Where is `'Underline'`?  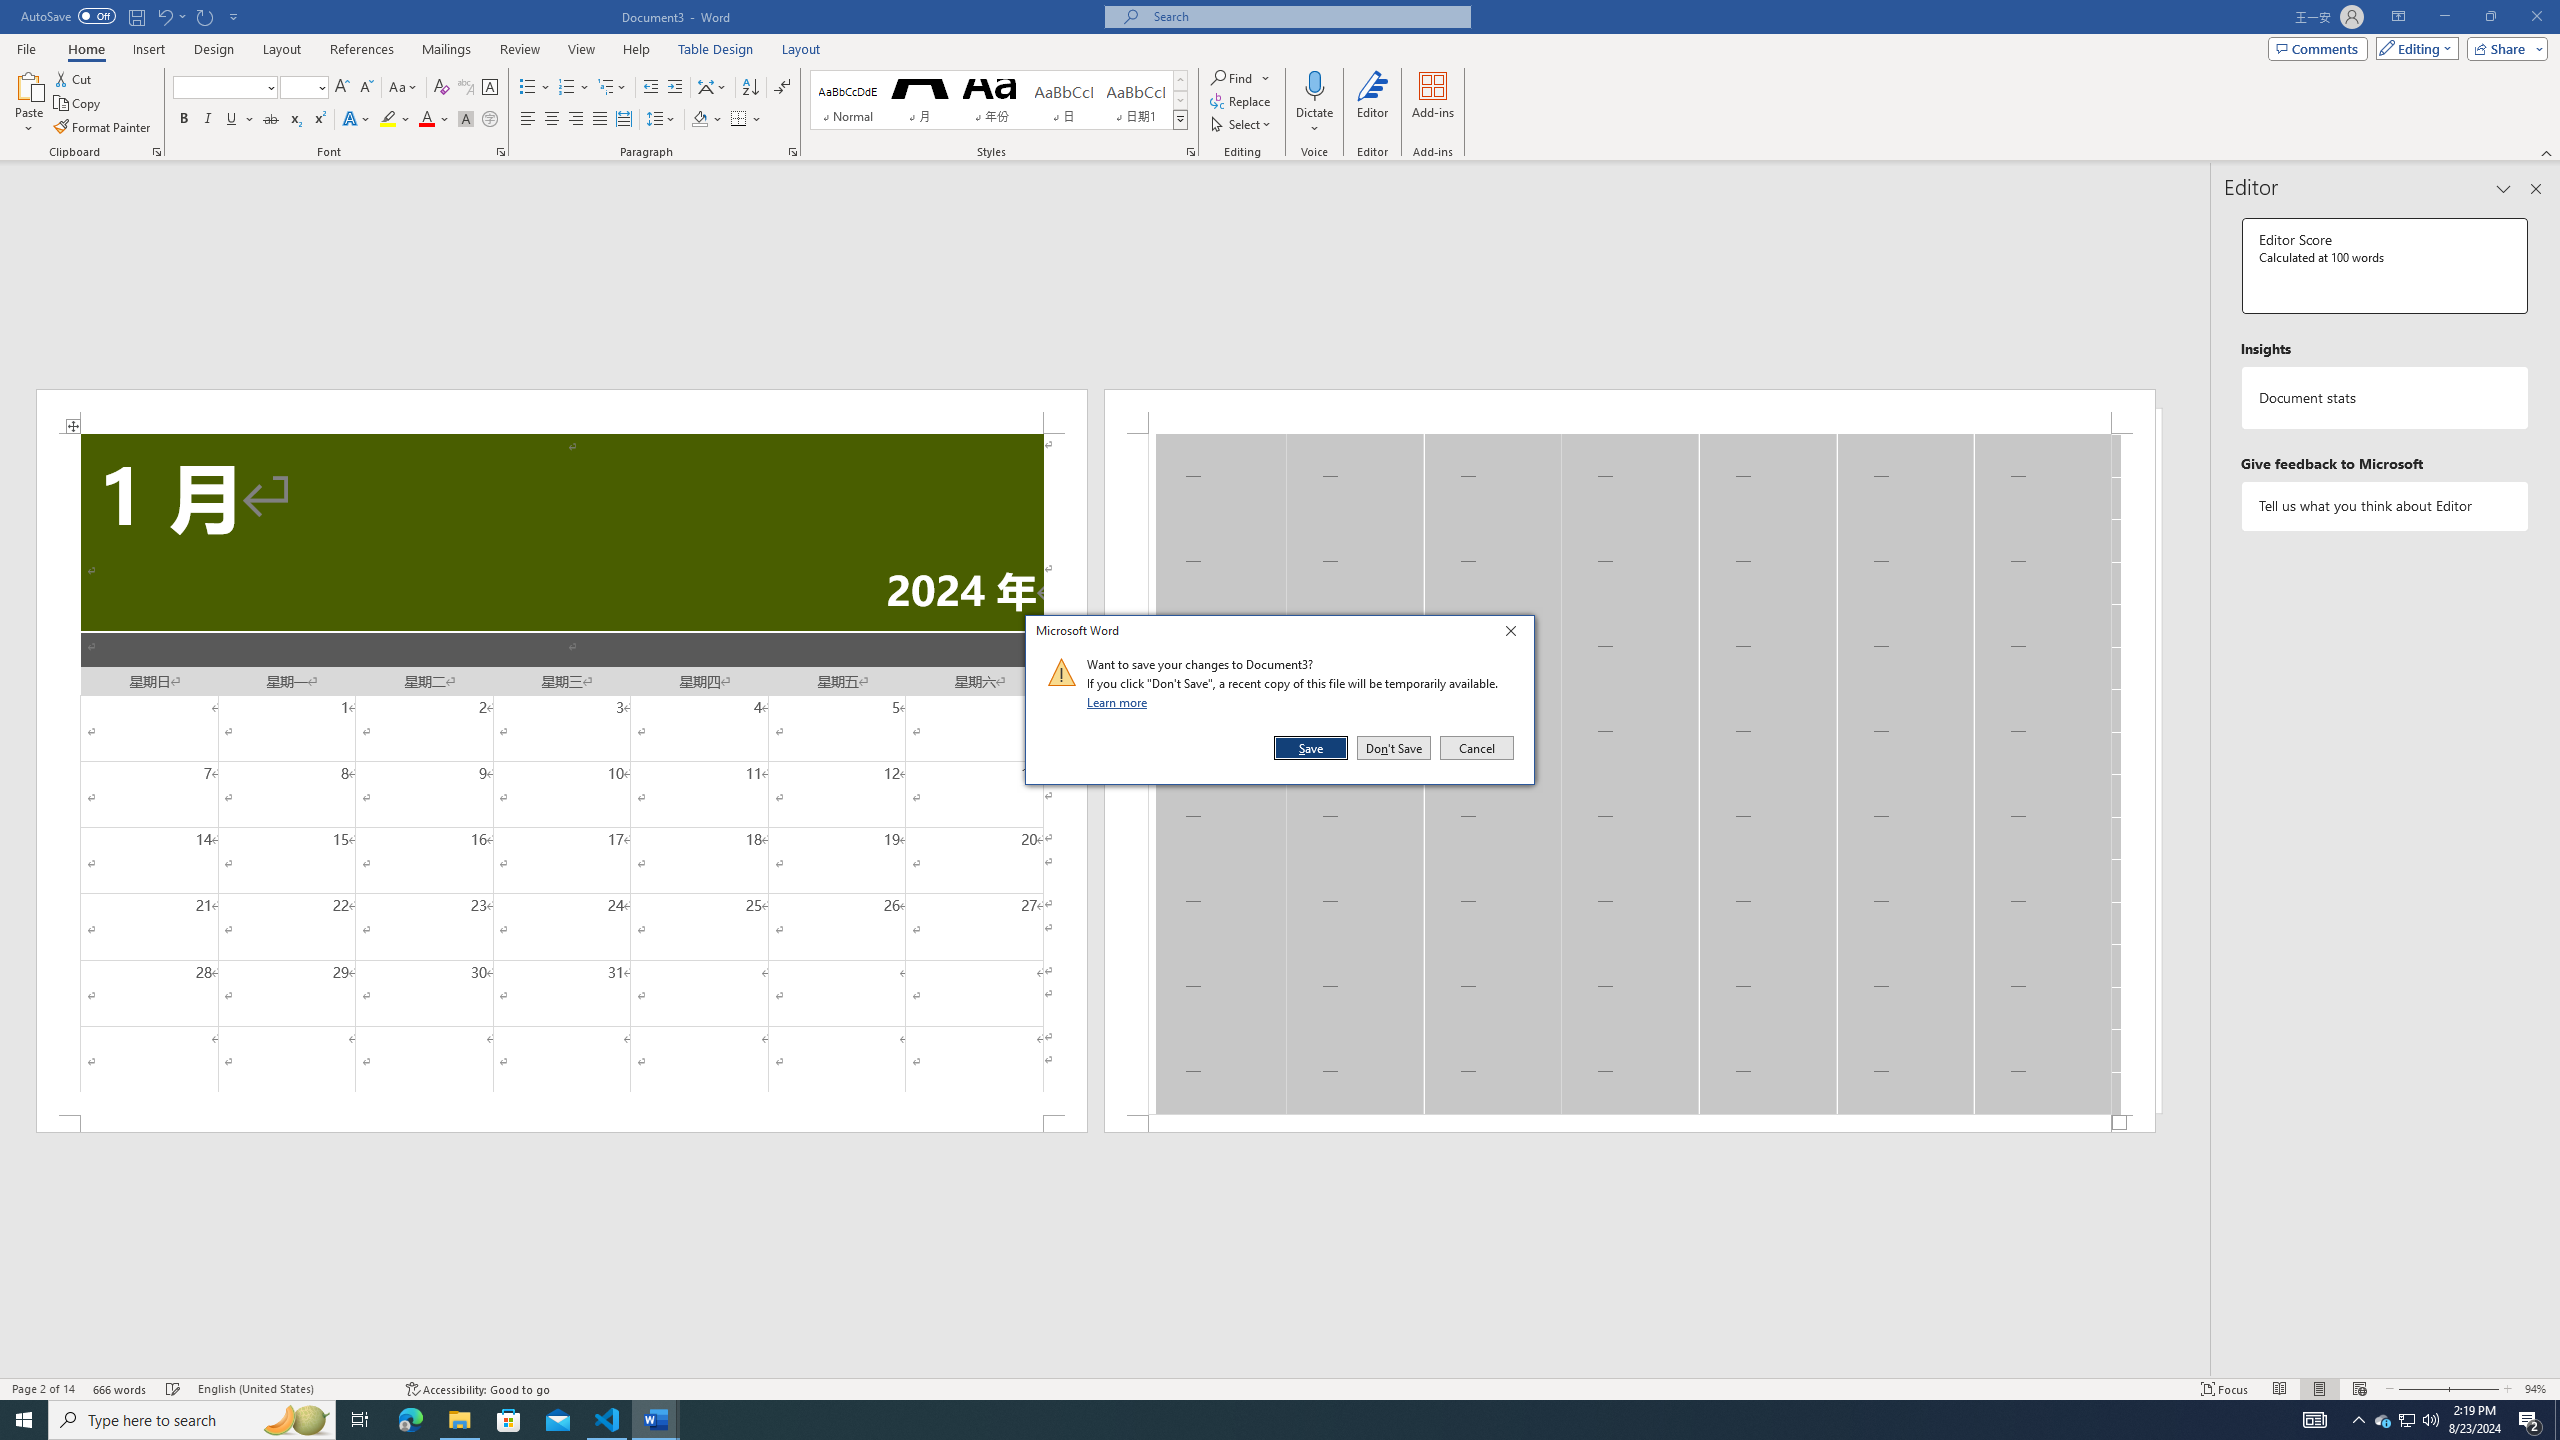
'Underline' is located at coordinates (239, 118).